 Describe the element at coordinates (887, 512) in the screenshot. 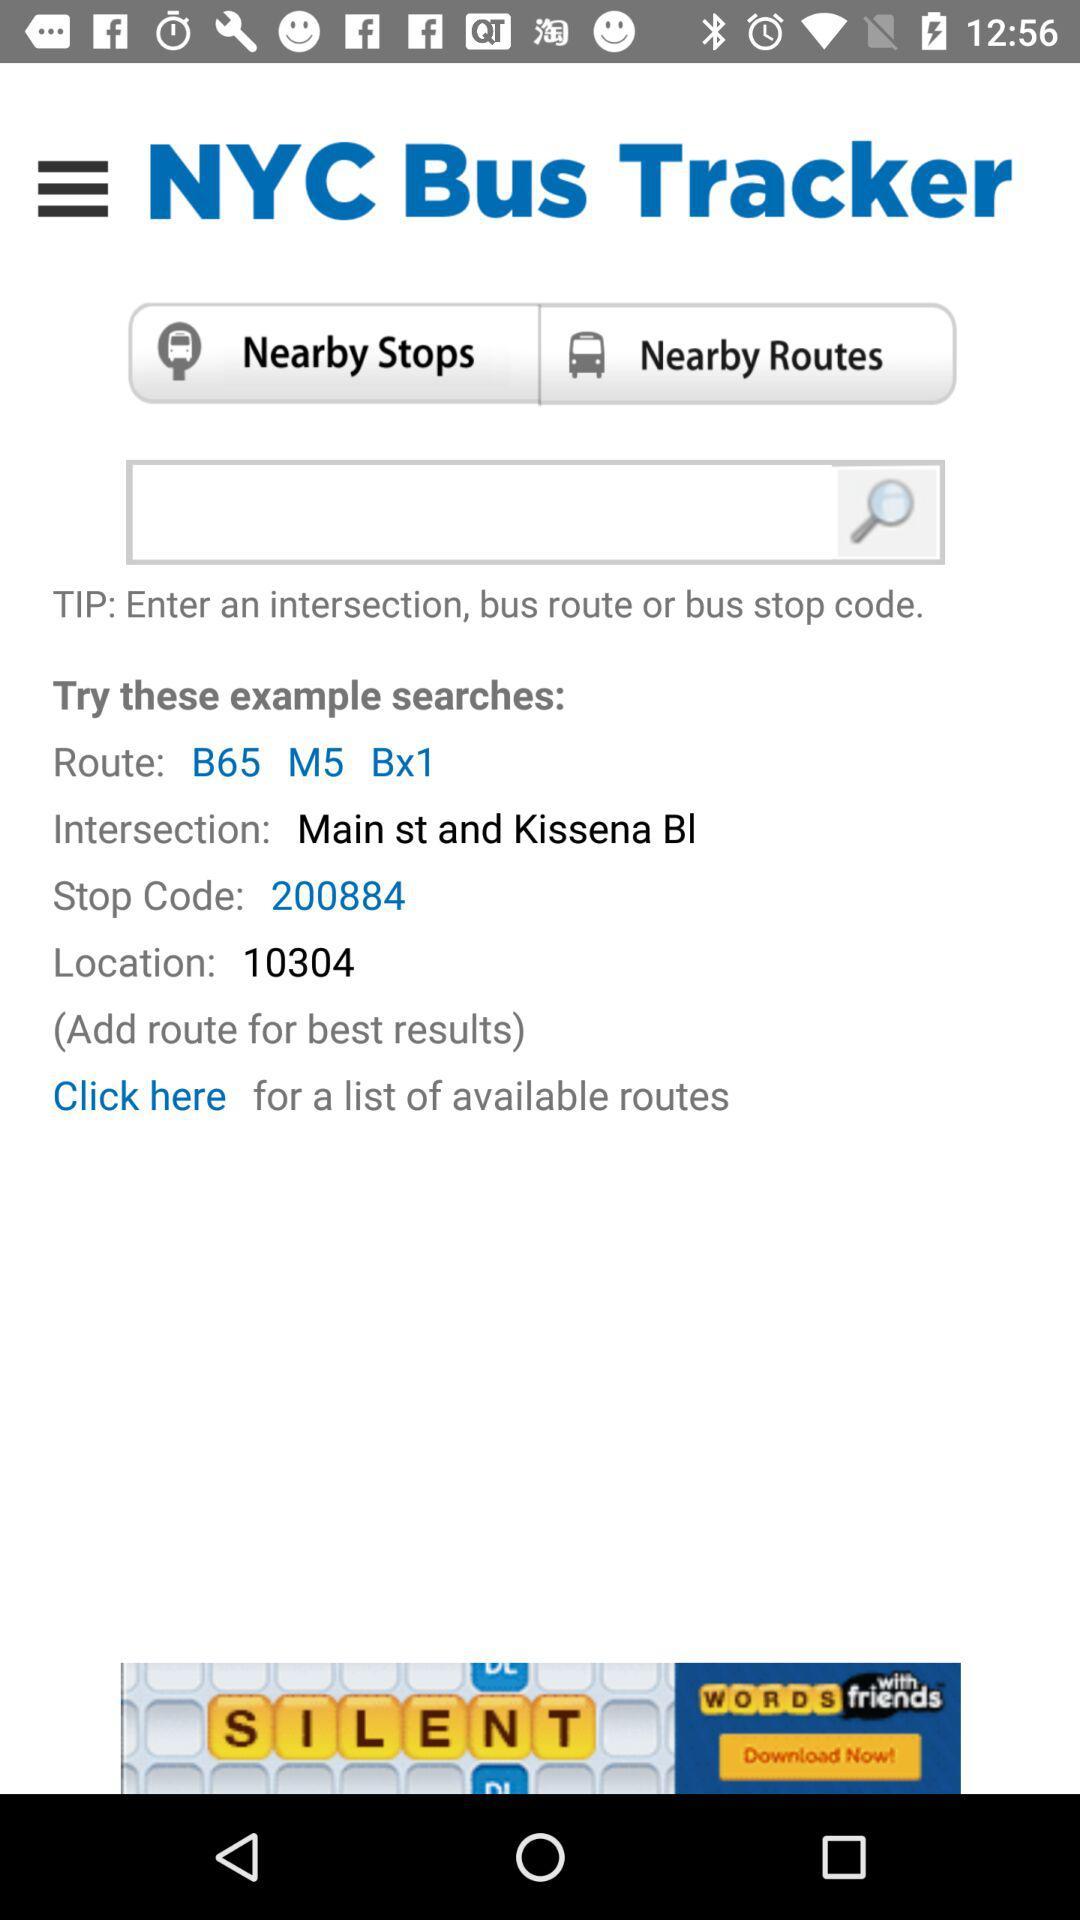

I see `search button` at that location.